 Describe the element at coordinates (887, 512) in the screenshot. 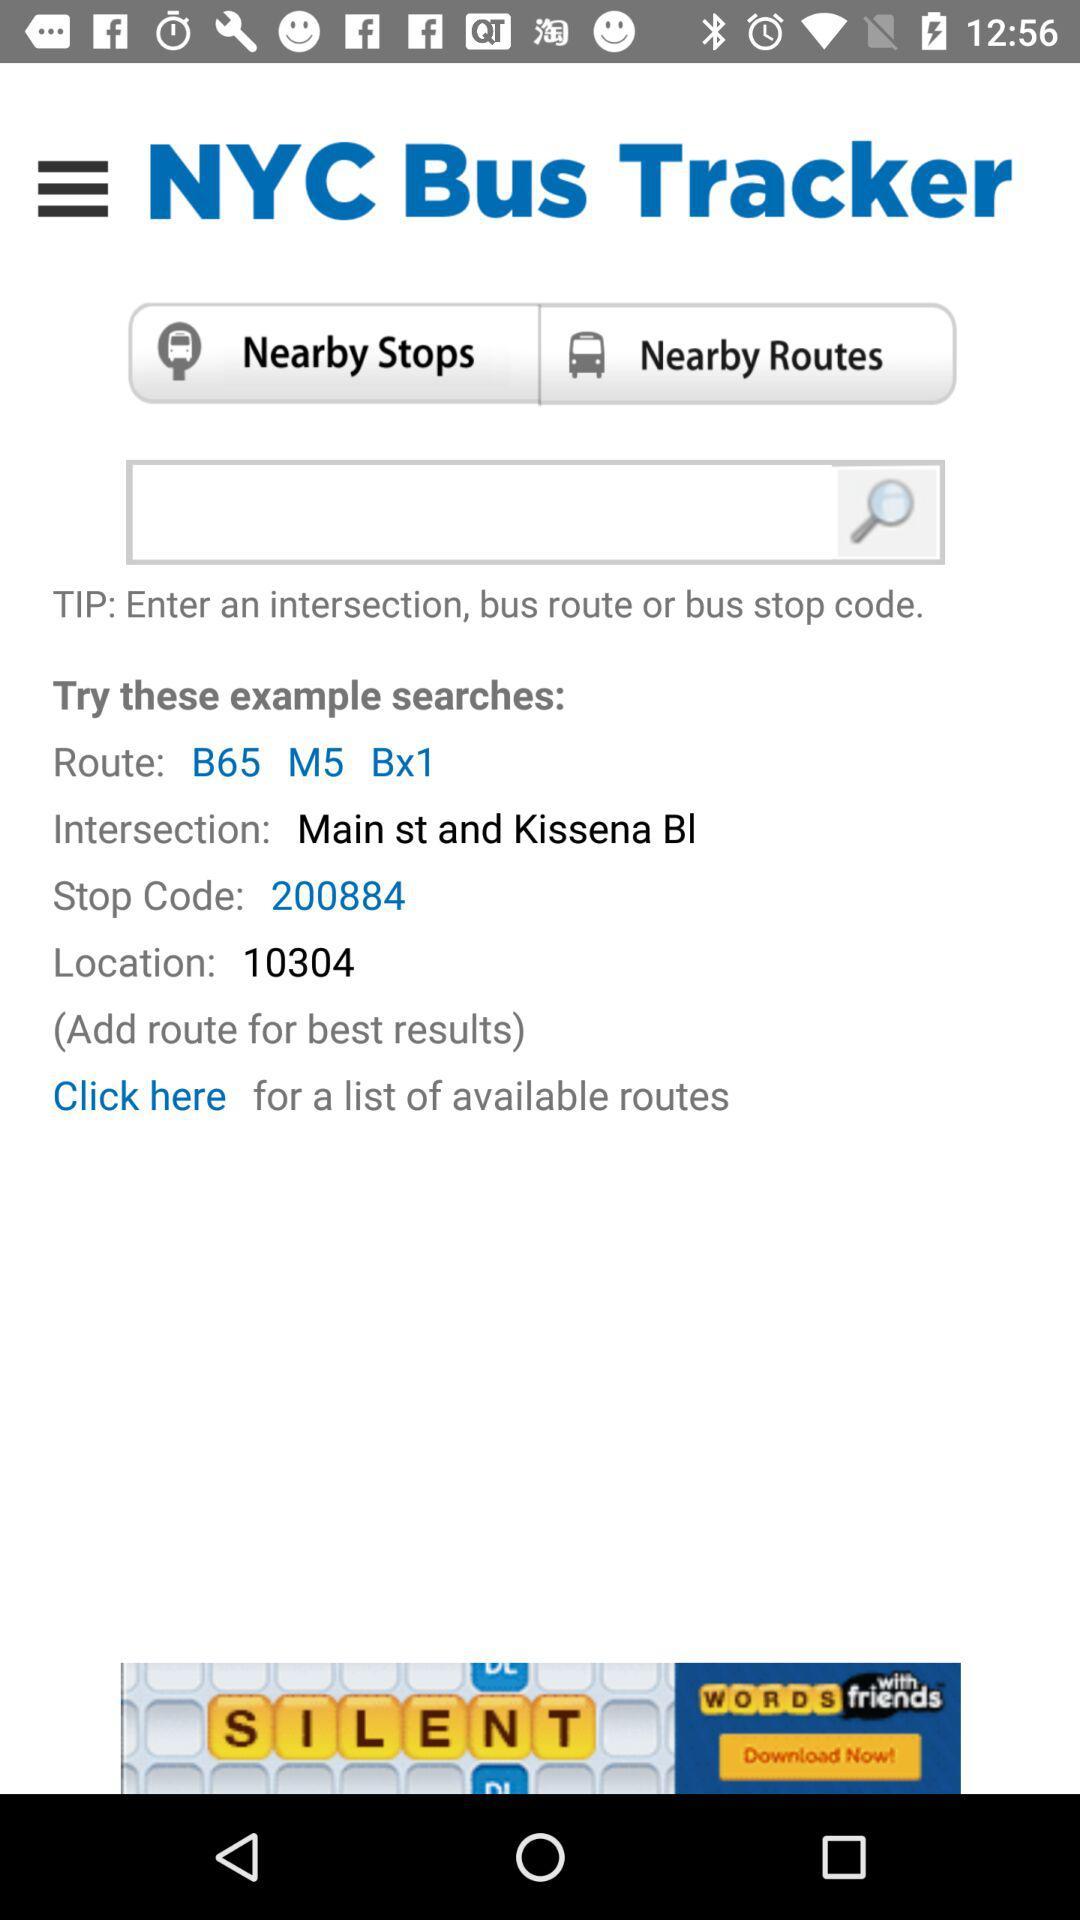

I see `search button` at that location.